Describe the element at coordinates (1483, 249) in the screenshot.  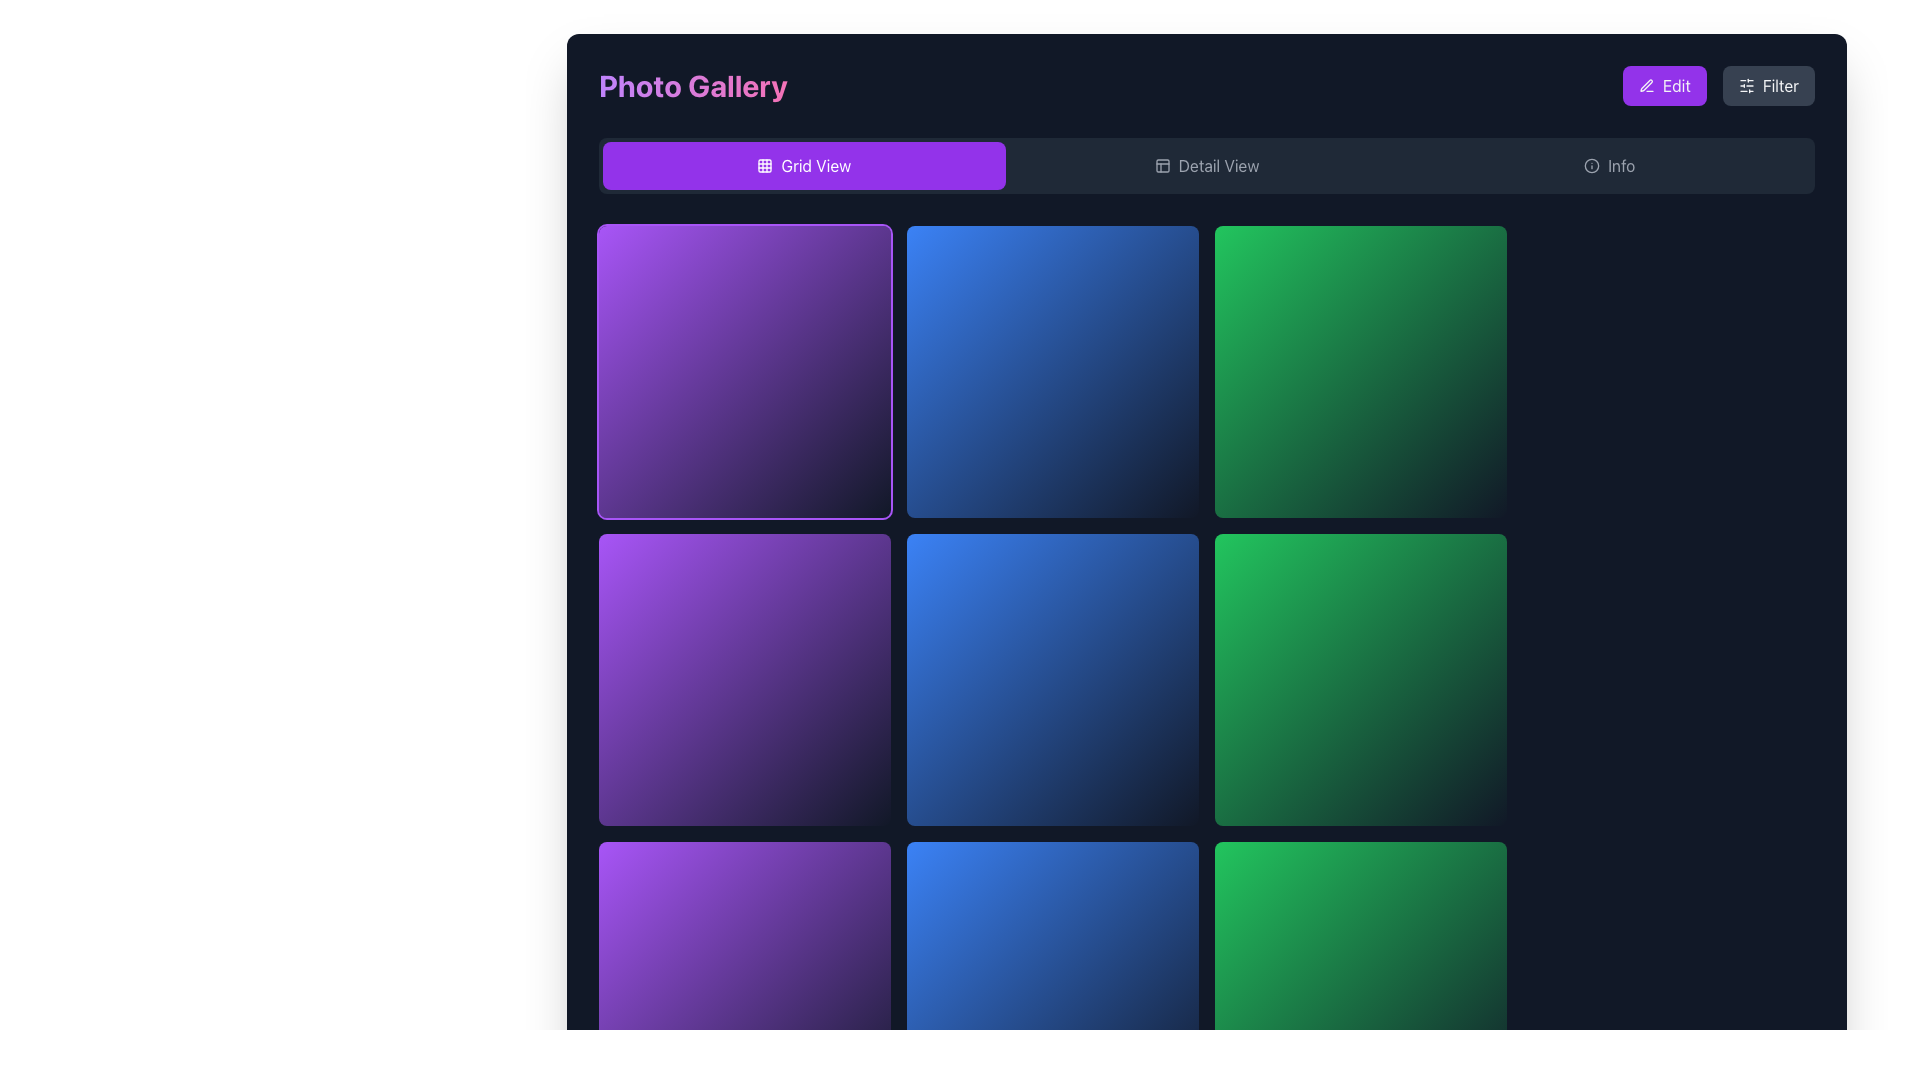
I see `the small circular button with a dark rose background color, located in the top-right corner of the green gradient card` at that location.